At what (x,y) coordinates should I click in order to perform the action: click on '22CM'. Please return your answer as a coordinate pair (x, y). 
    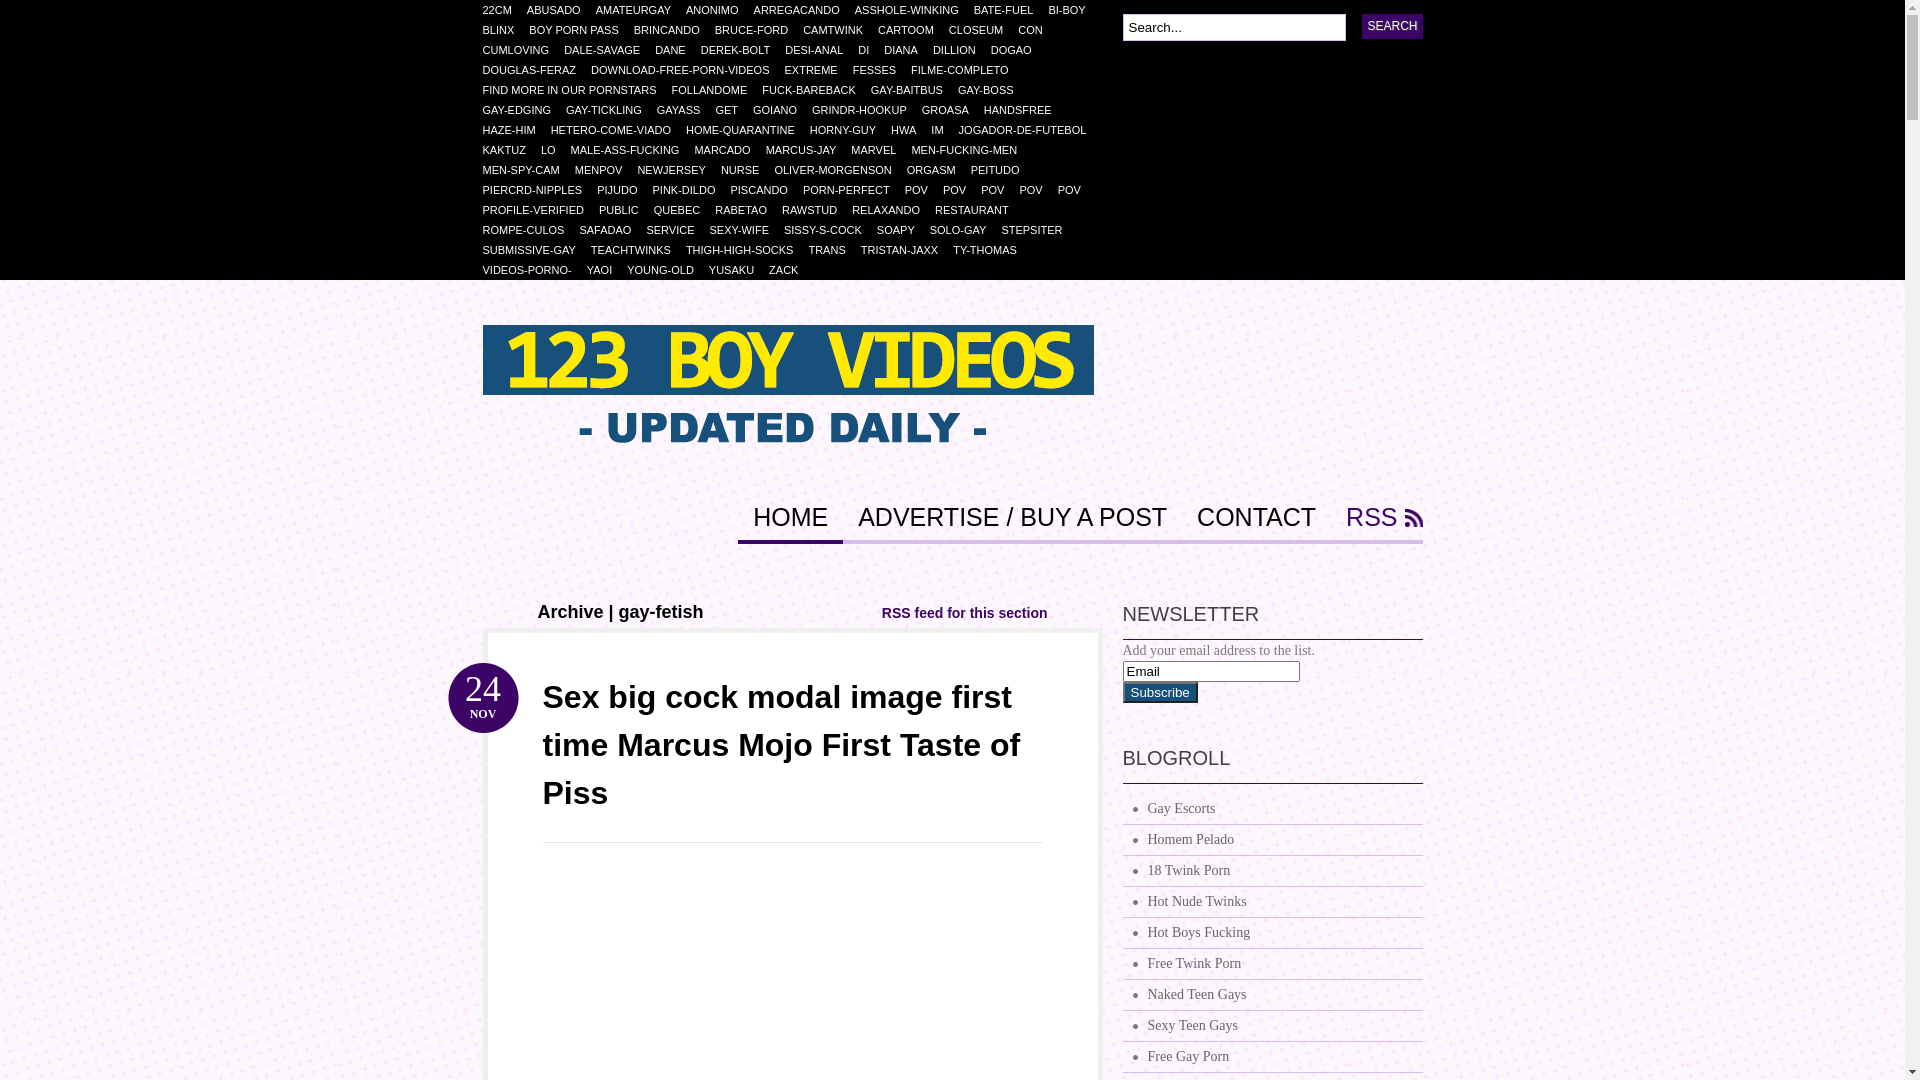
    Looking at the image, I should click on (504, 10).